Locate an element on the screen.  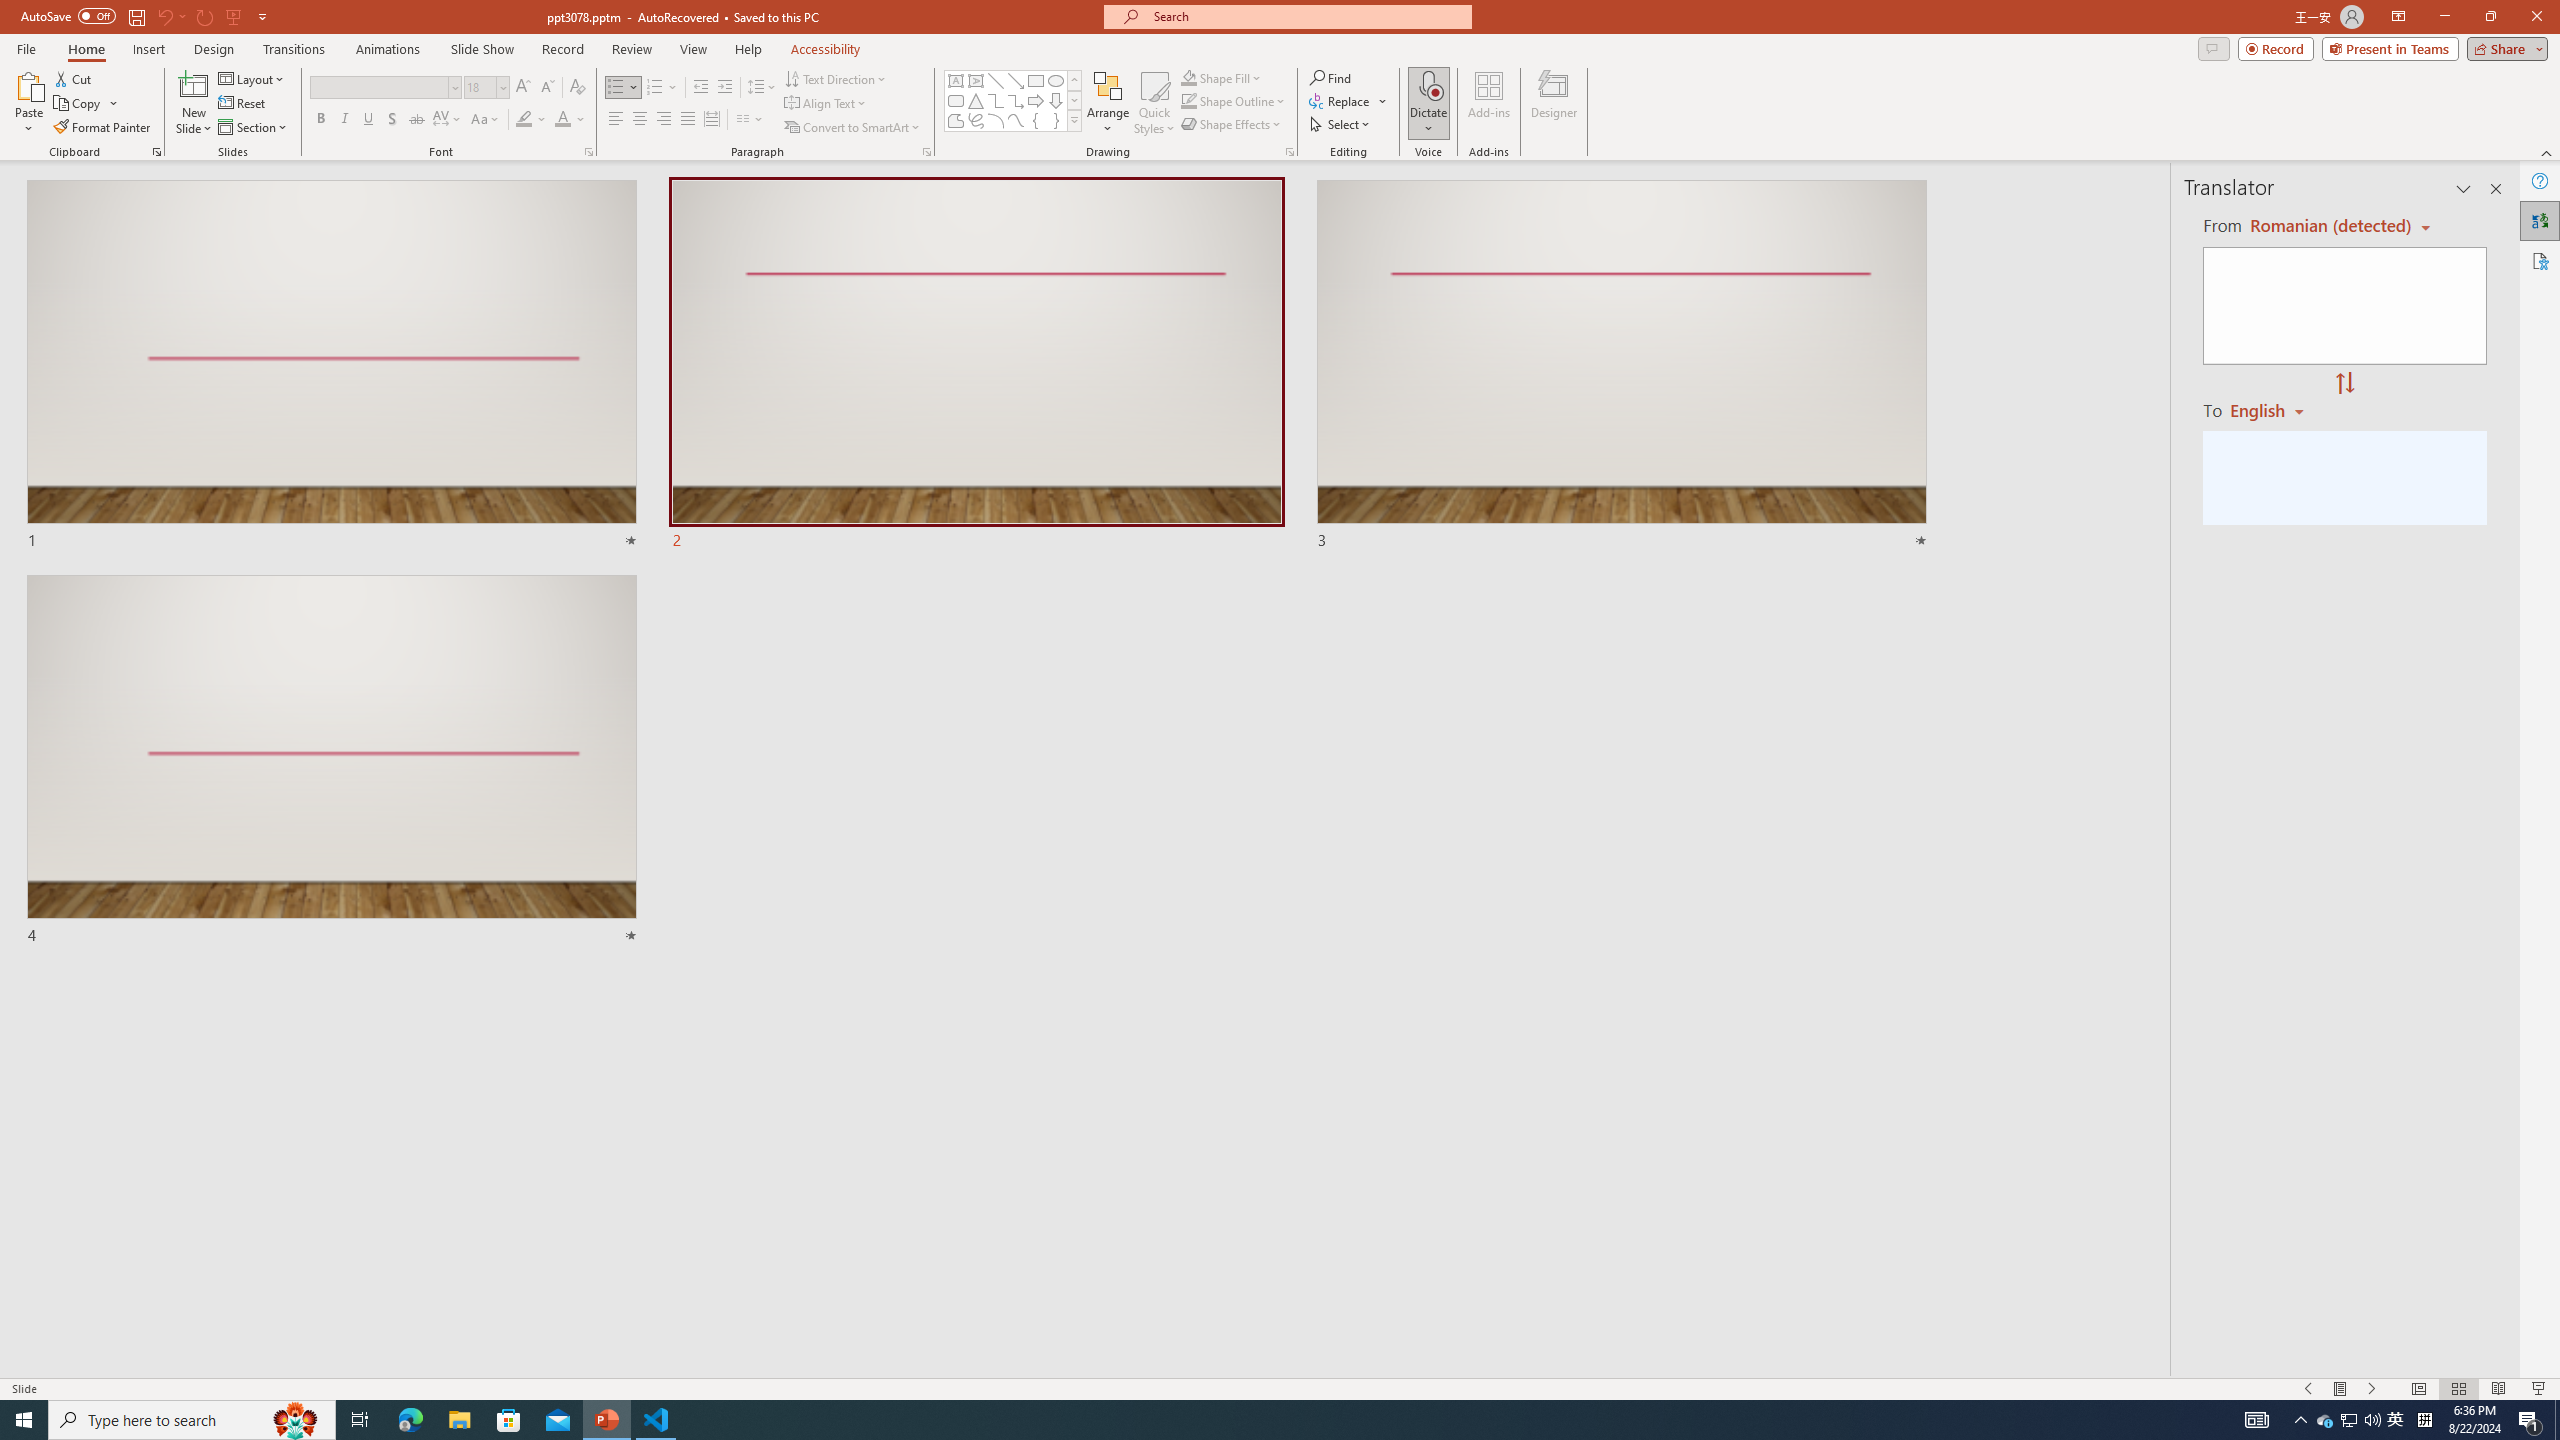
'Replace...' is located at coordinates (1349, 99).